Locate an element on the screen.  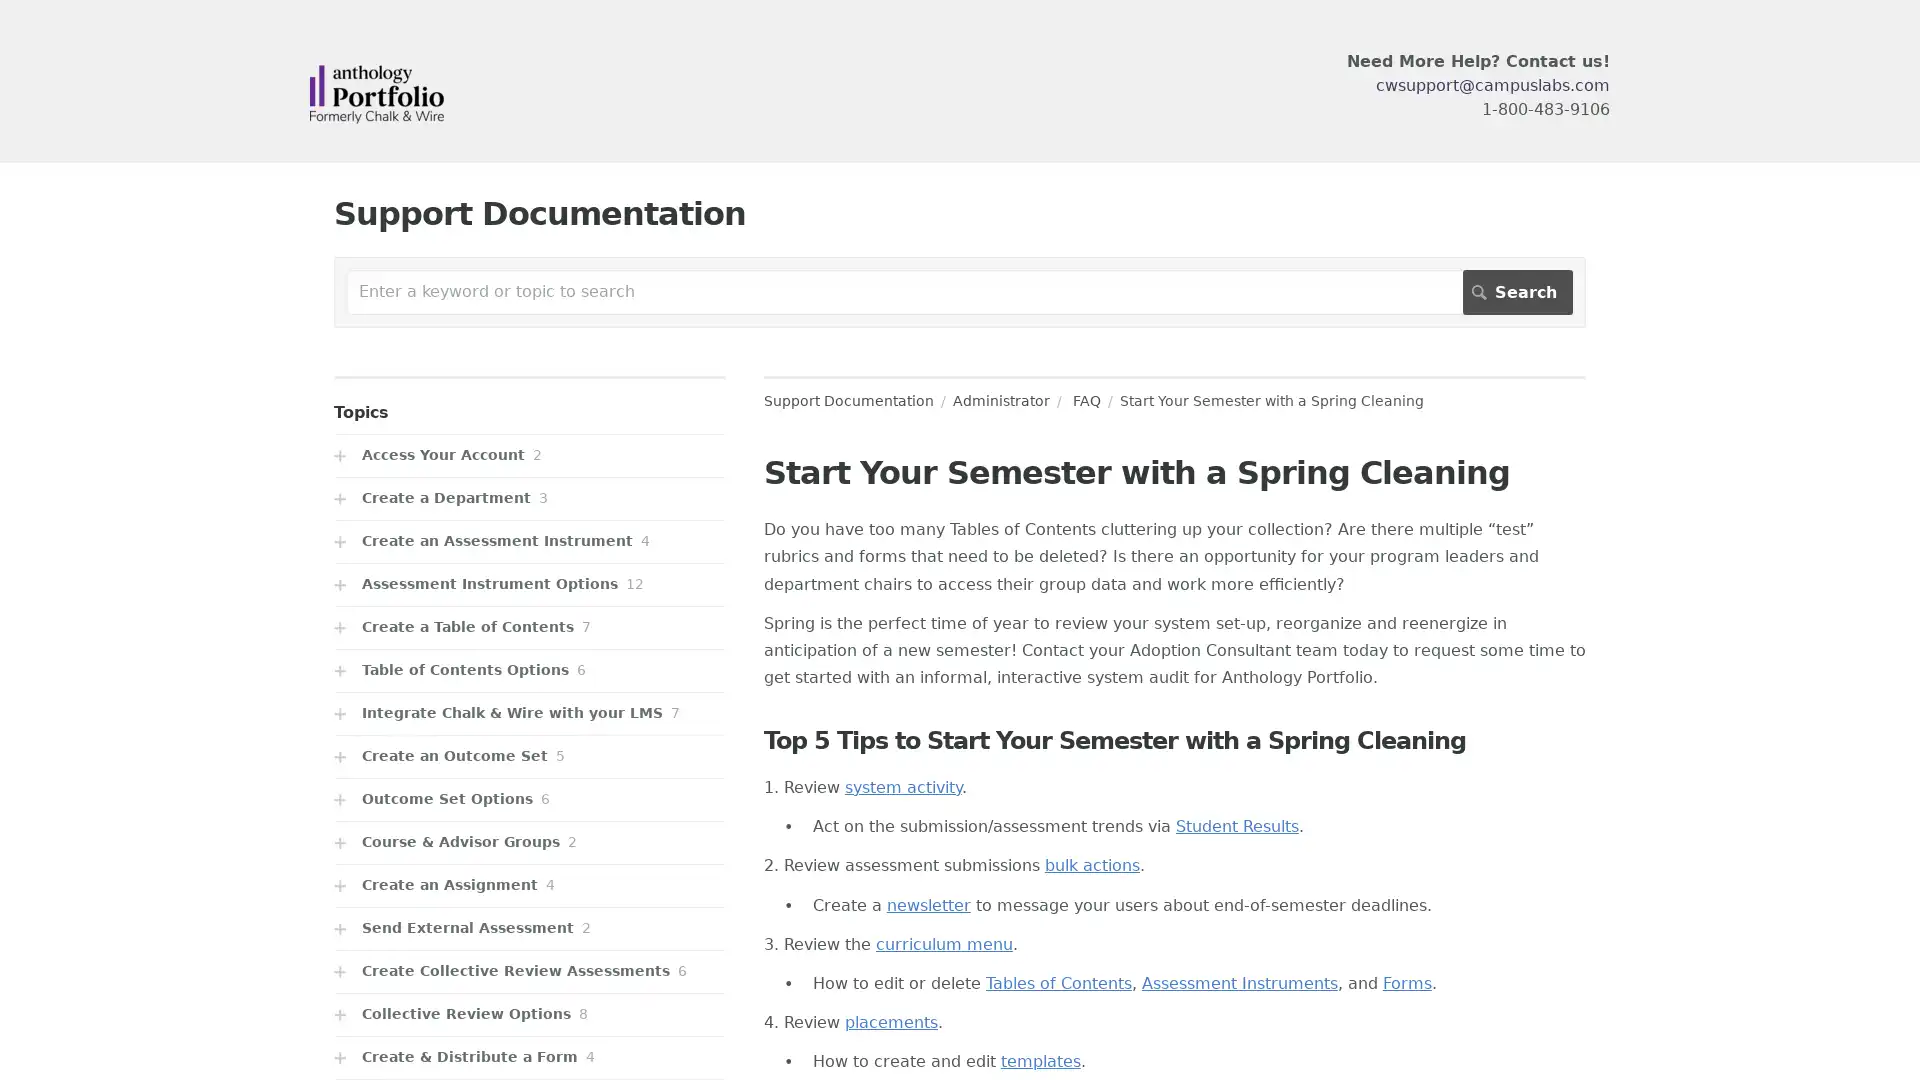
Create a Table of Contents 7 is located at coordinates (529, 626).